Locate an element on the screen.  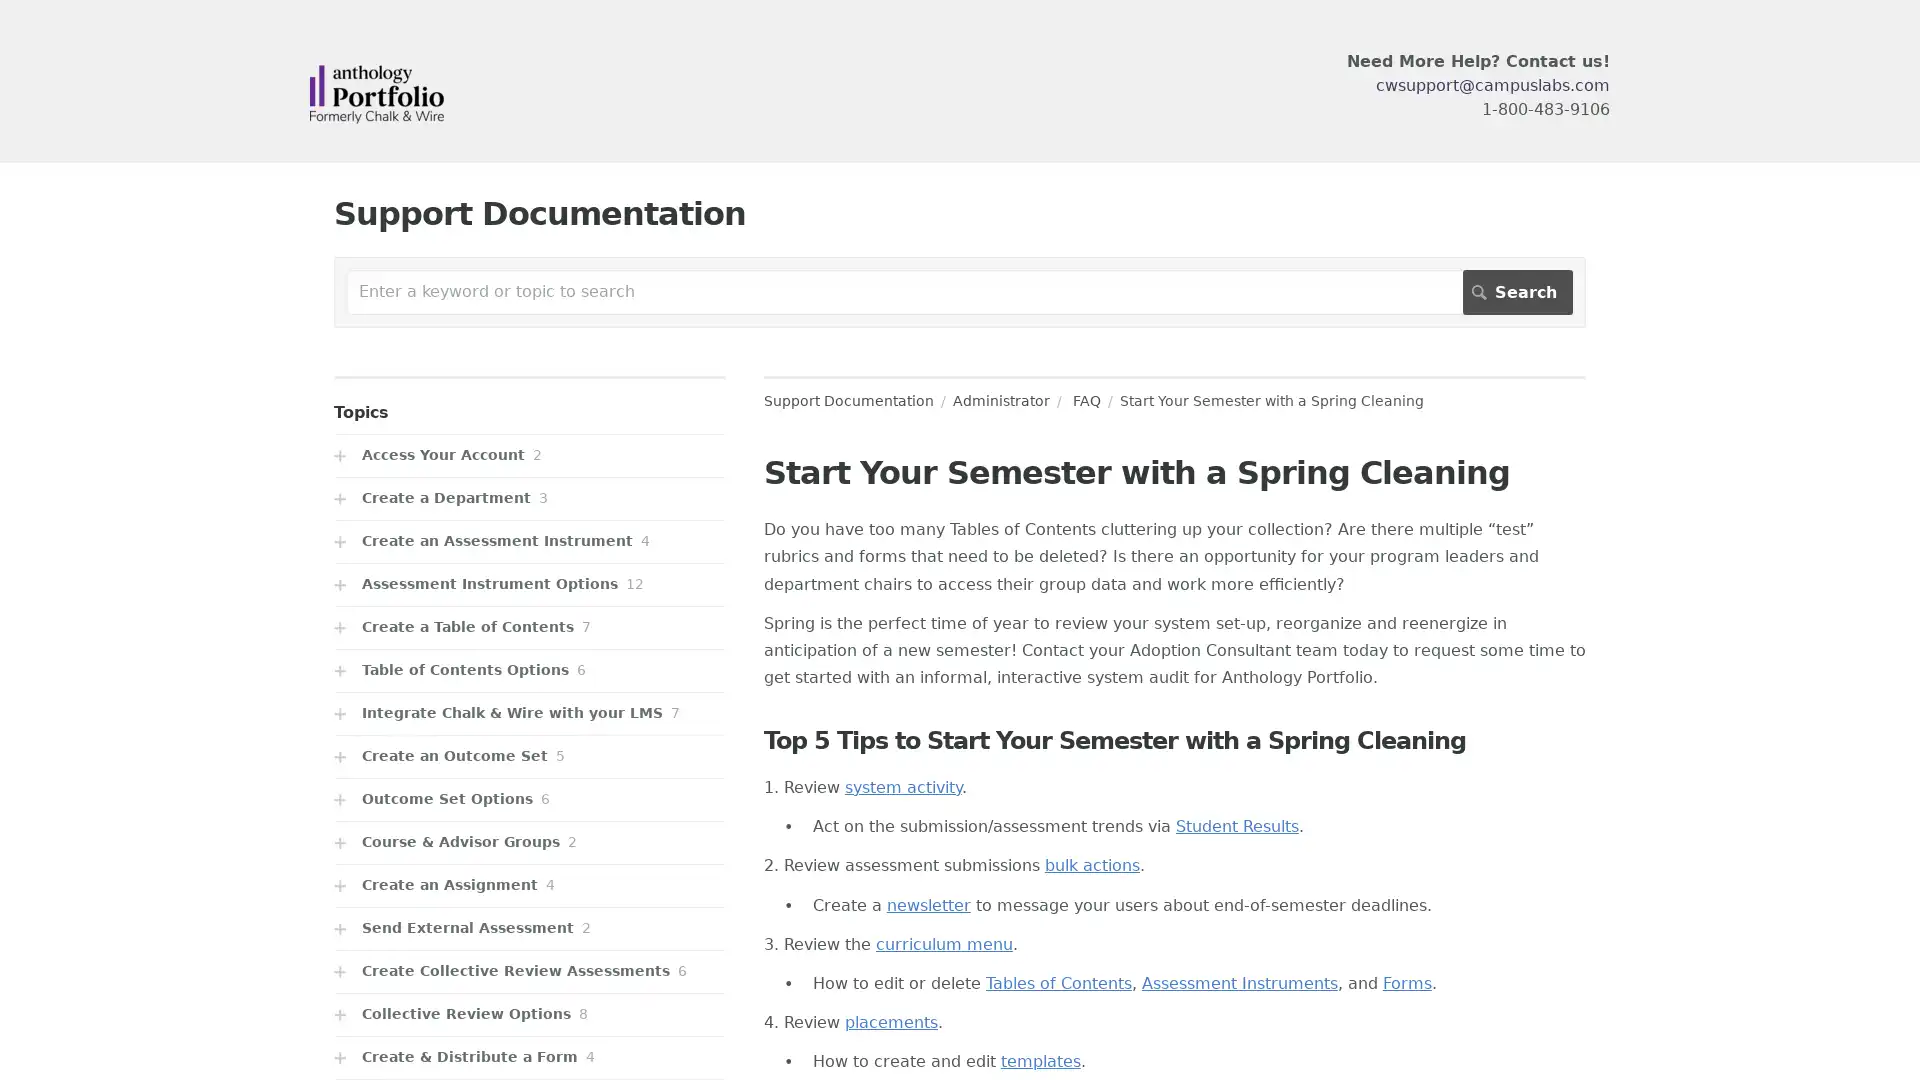
Create a Table of Contents 7 is located at coordinates (529, 626).